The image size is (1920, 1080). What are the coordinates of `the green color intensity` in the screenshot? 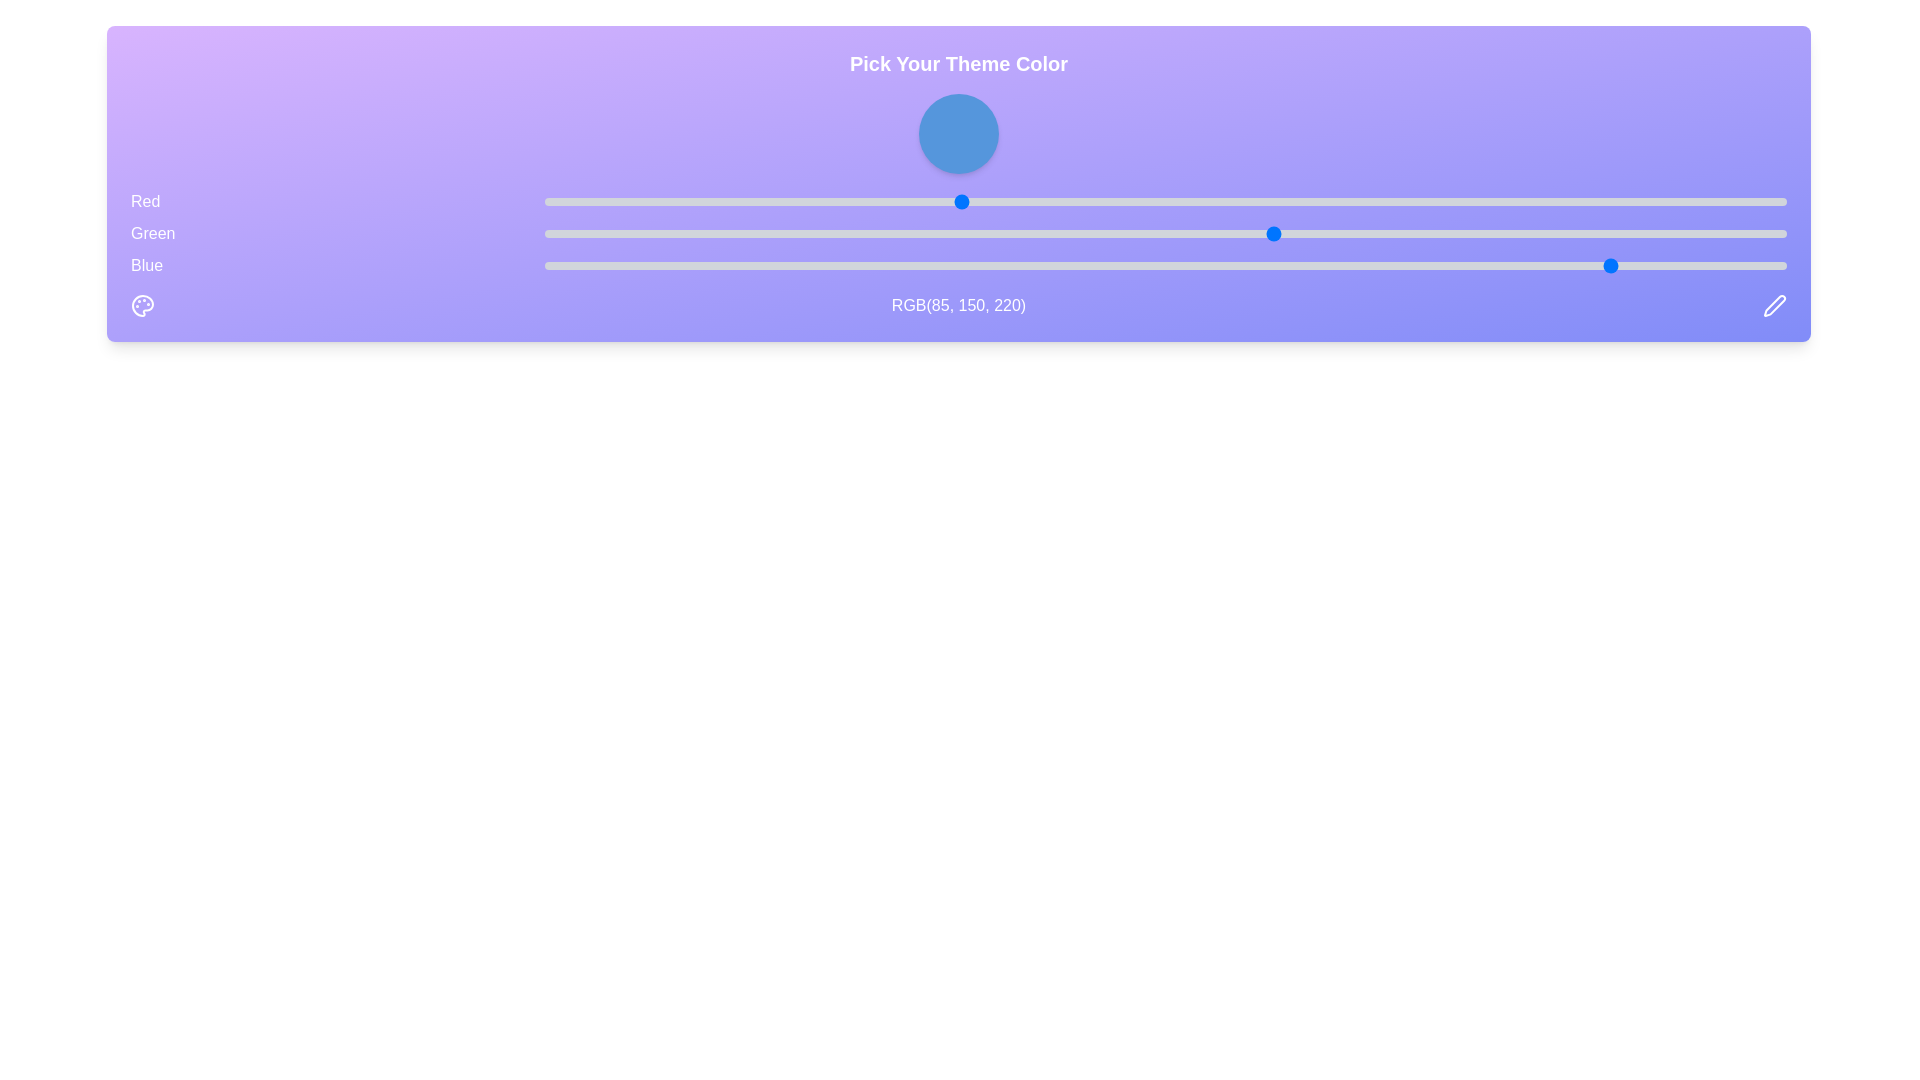 It's located at (1183, 233).